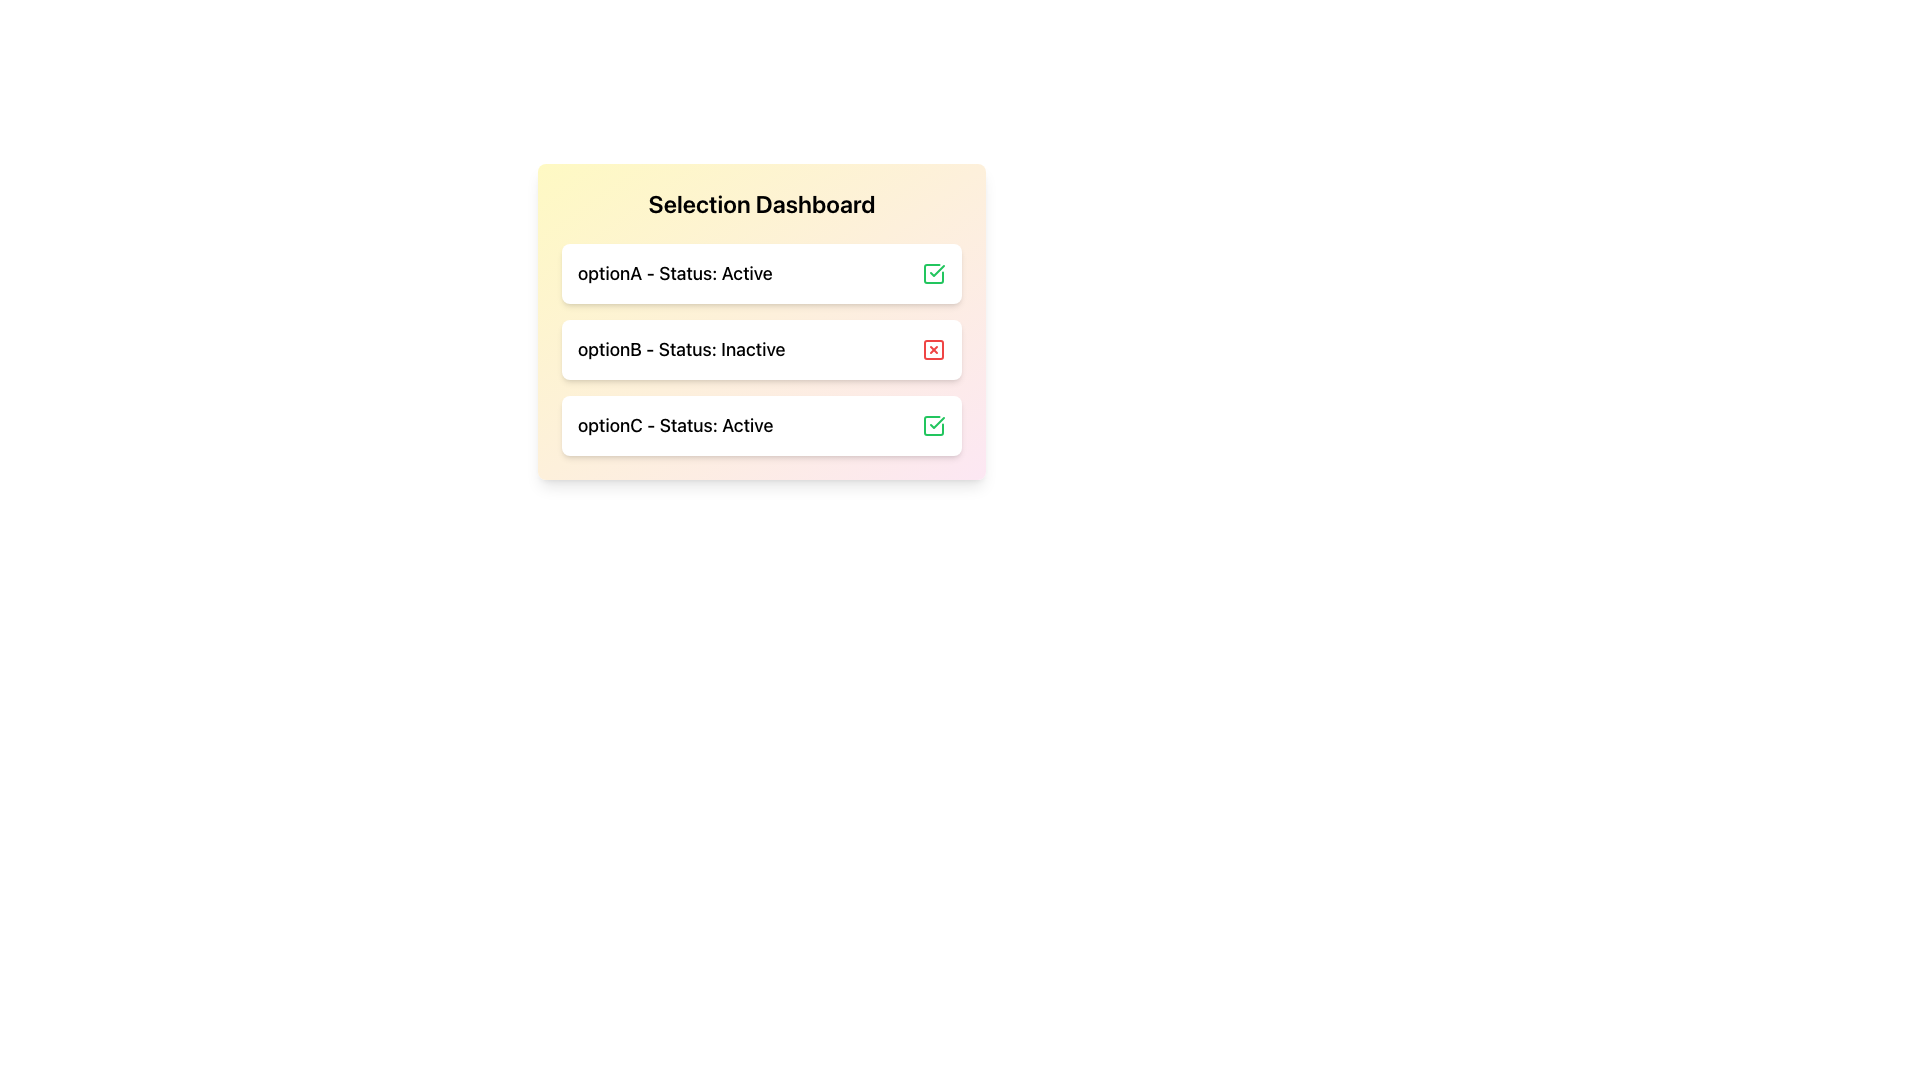  What do you see at coordinates (761, 273) in the screenshot?
I see `the interactive card representing 'optionA' with a green checkmark icon` at bounding box center [761, 273].